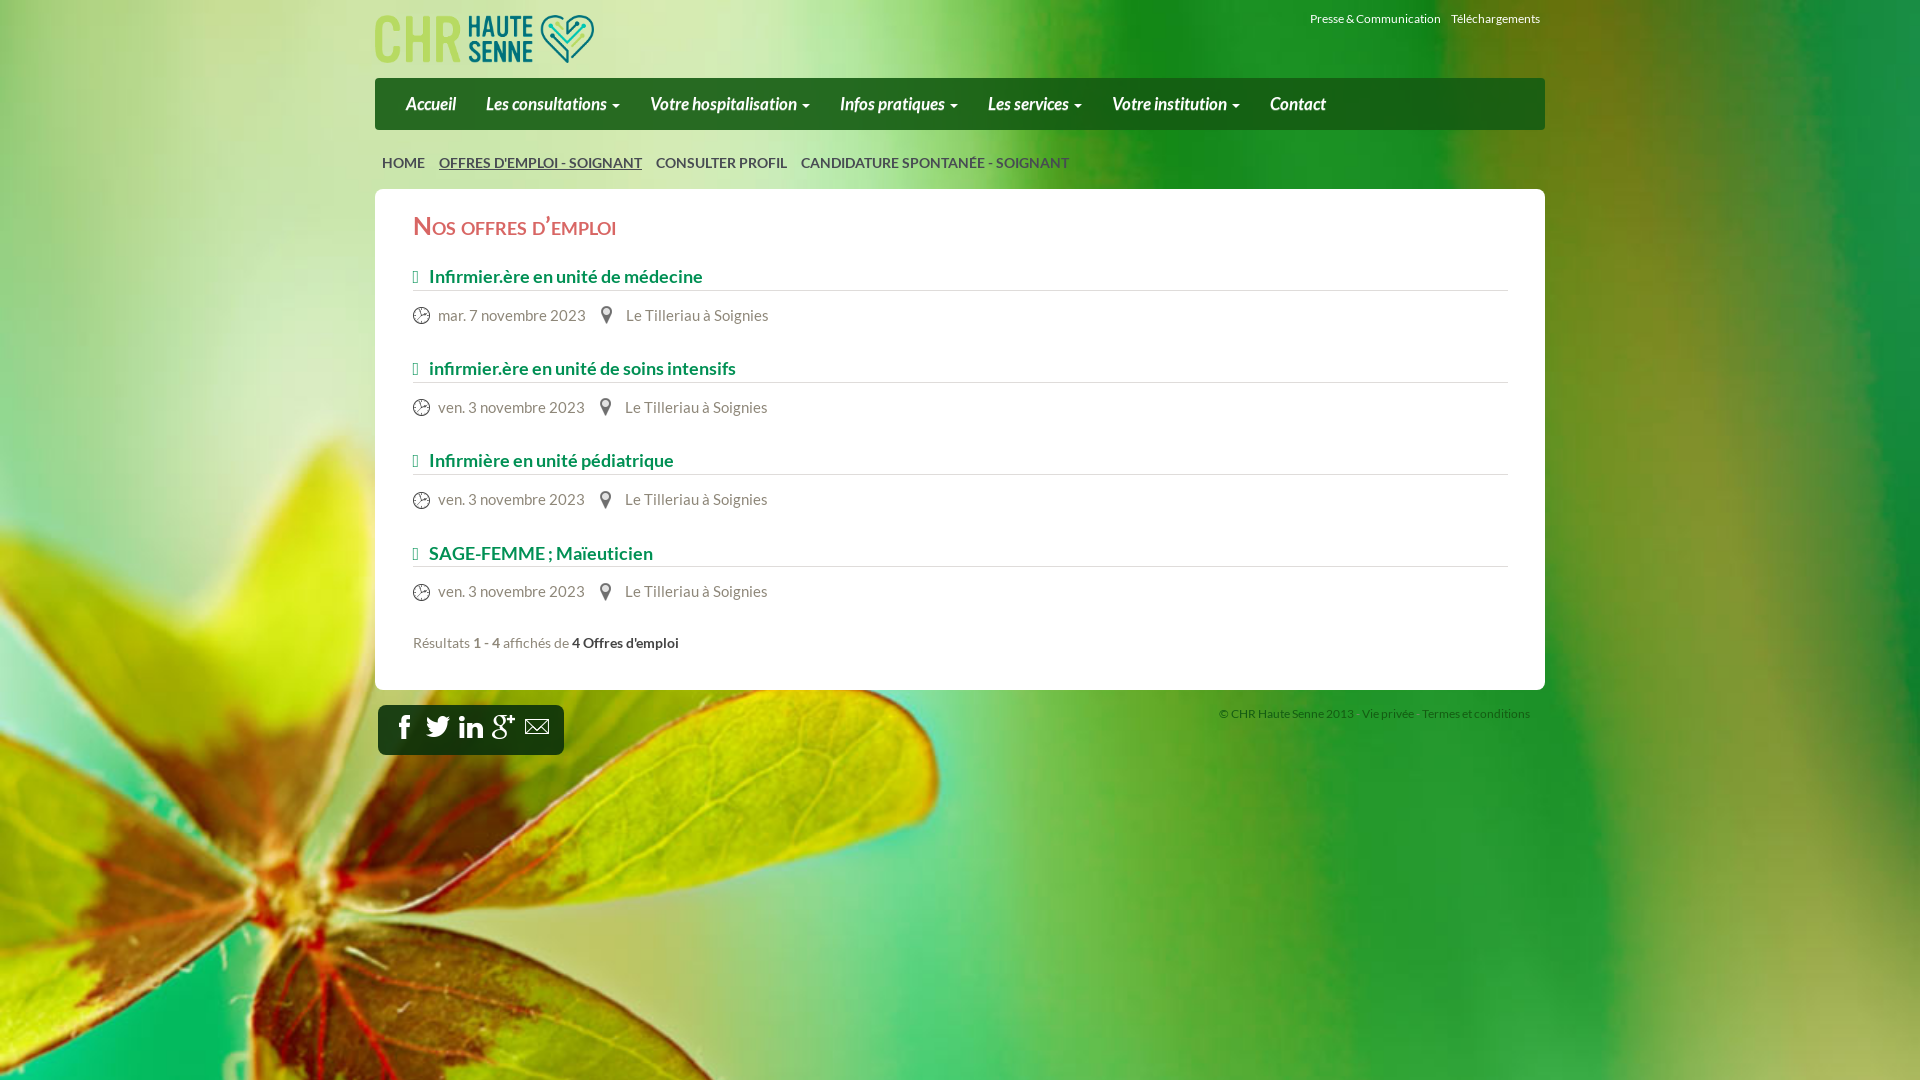 This screenshot has width=1920, height=1080. Describe the element at coordinates (540, 161) in the screenshot. I see `'OFFRES D'EMPLOI - SOIGNANT'` at that location.